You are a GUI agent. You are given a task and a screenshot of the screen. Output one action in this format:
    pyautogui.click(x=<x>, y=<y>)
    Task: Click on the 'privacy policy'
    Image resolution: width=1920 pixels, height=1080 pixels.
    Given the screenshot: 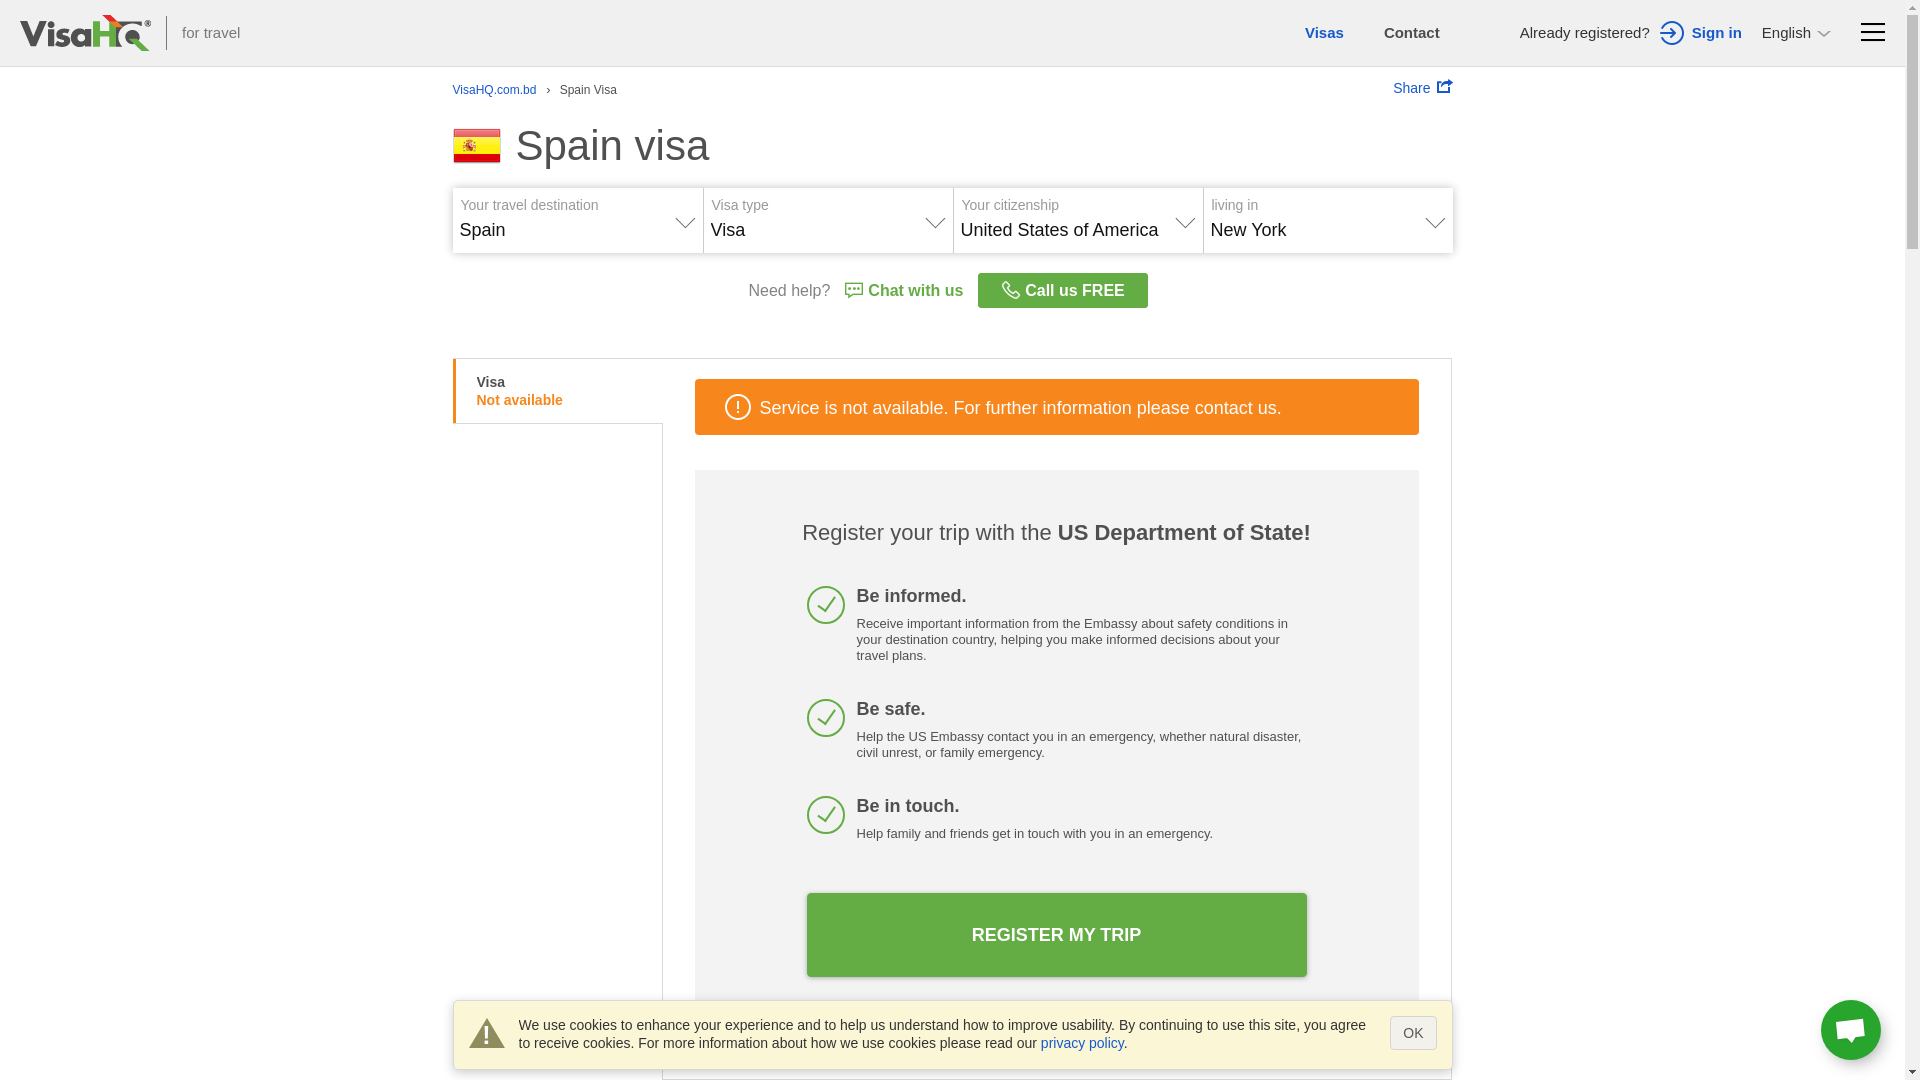 What is the action you would take?
    pyautogui.click(x=1081, y=1041)
    